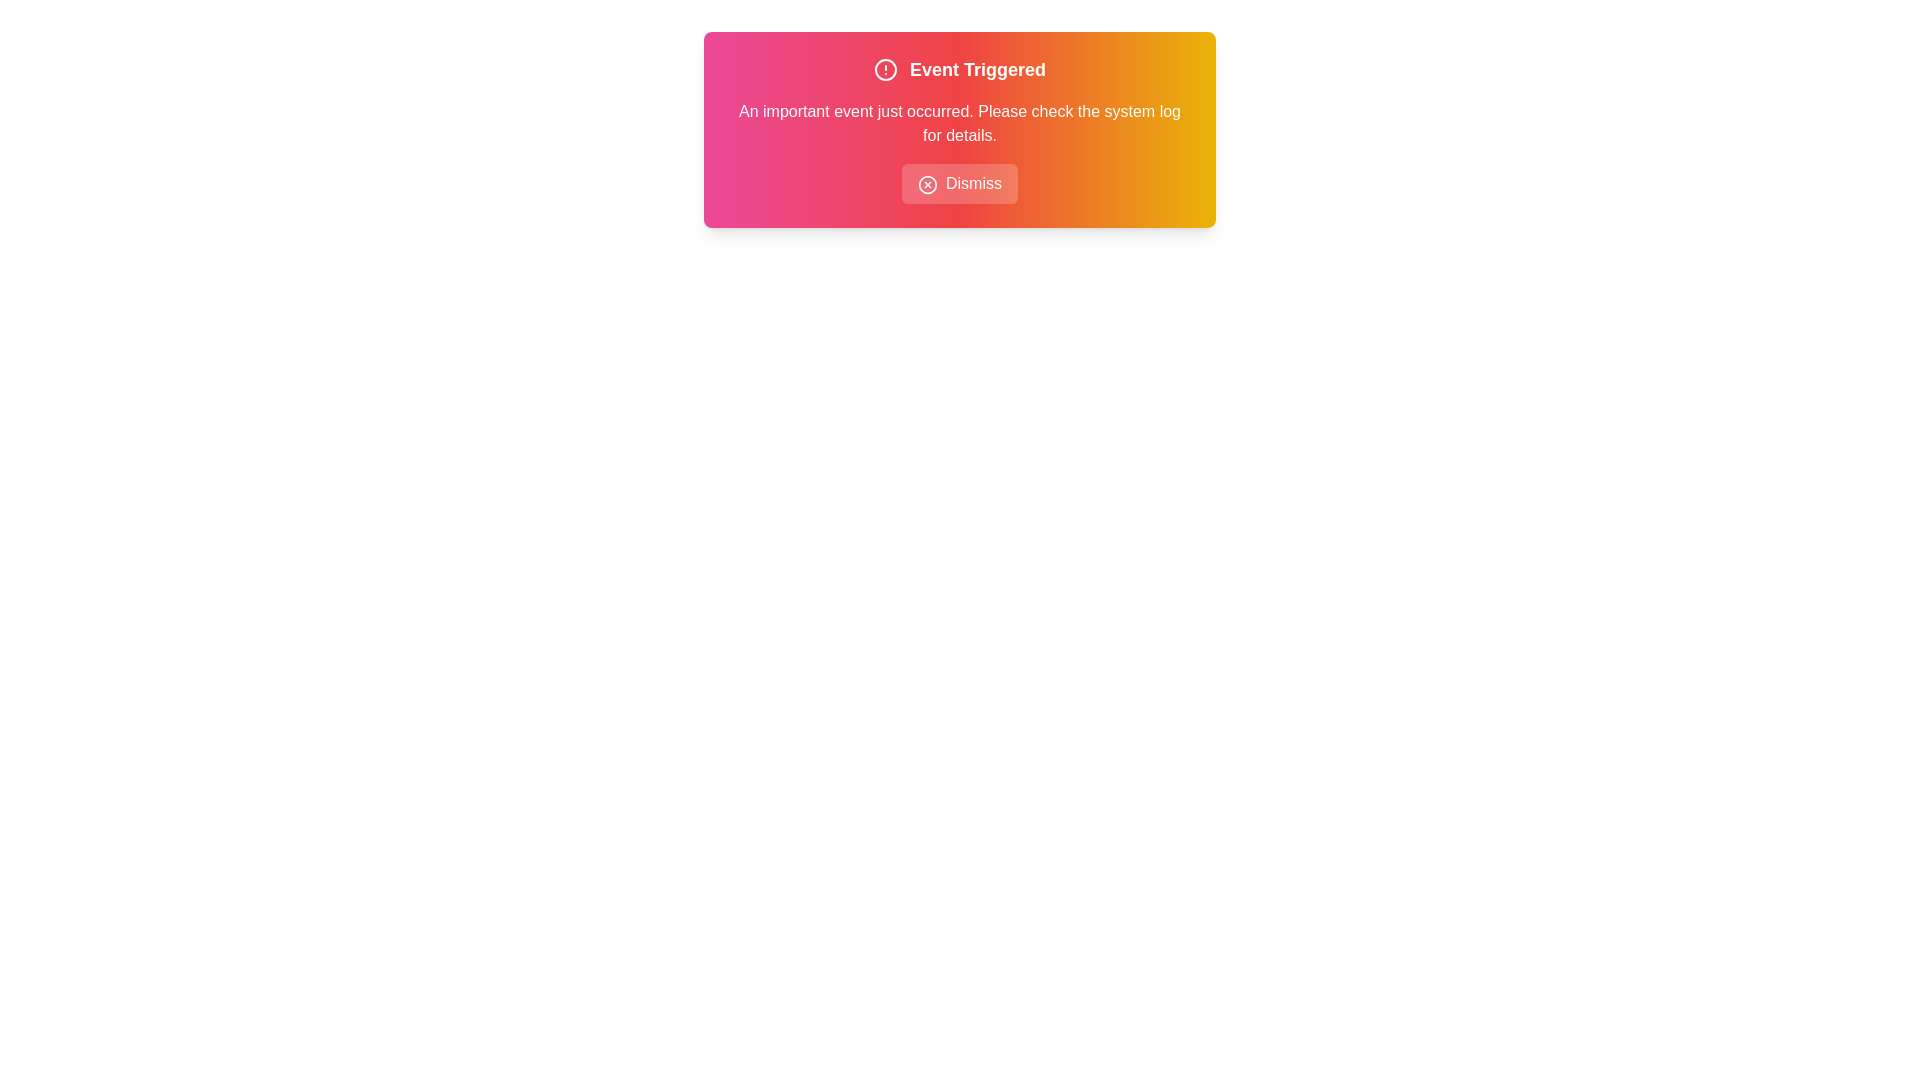 Image resolution: width=1920 pixels, height=1080 pixels. Describe the element at coordinates (978, 68) in the screenshot. I see `the bold text label stating 'Event Triggered' that is positioned at the top of a notification-like UI component with a vibrant gradient background` at that location.